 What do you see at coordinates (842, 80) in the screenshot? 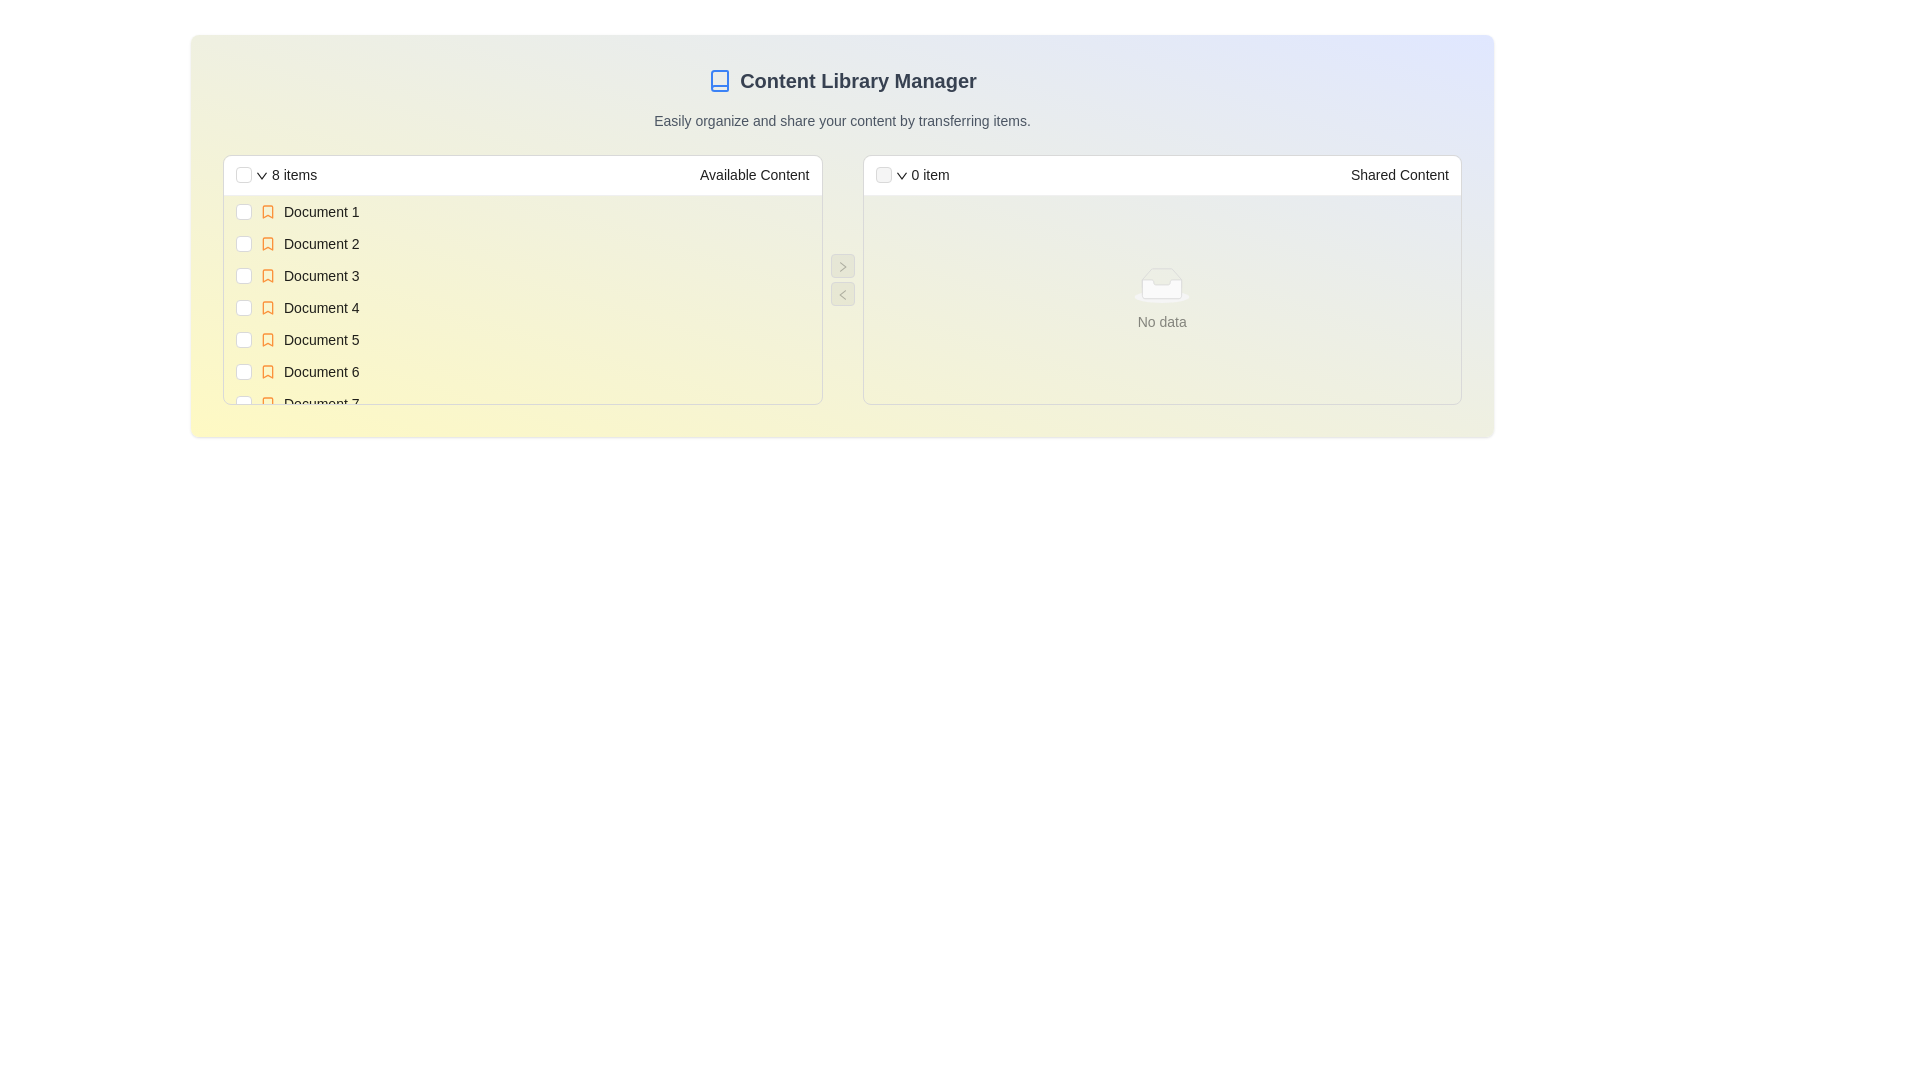
I see `the UI Header displaying the bold text 'Content Library Manager' with a blue book icon, located at the center-top of the visible interface` at bounding box center [842, 80].